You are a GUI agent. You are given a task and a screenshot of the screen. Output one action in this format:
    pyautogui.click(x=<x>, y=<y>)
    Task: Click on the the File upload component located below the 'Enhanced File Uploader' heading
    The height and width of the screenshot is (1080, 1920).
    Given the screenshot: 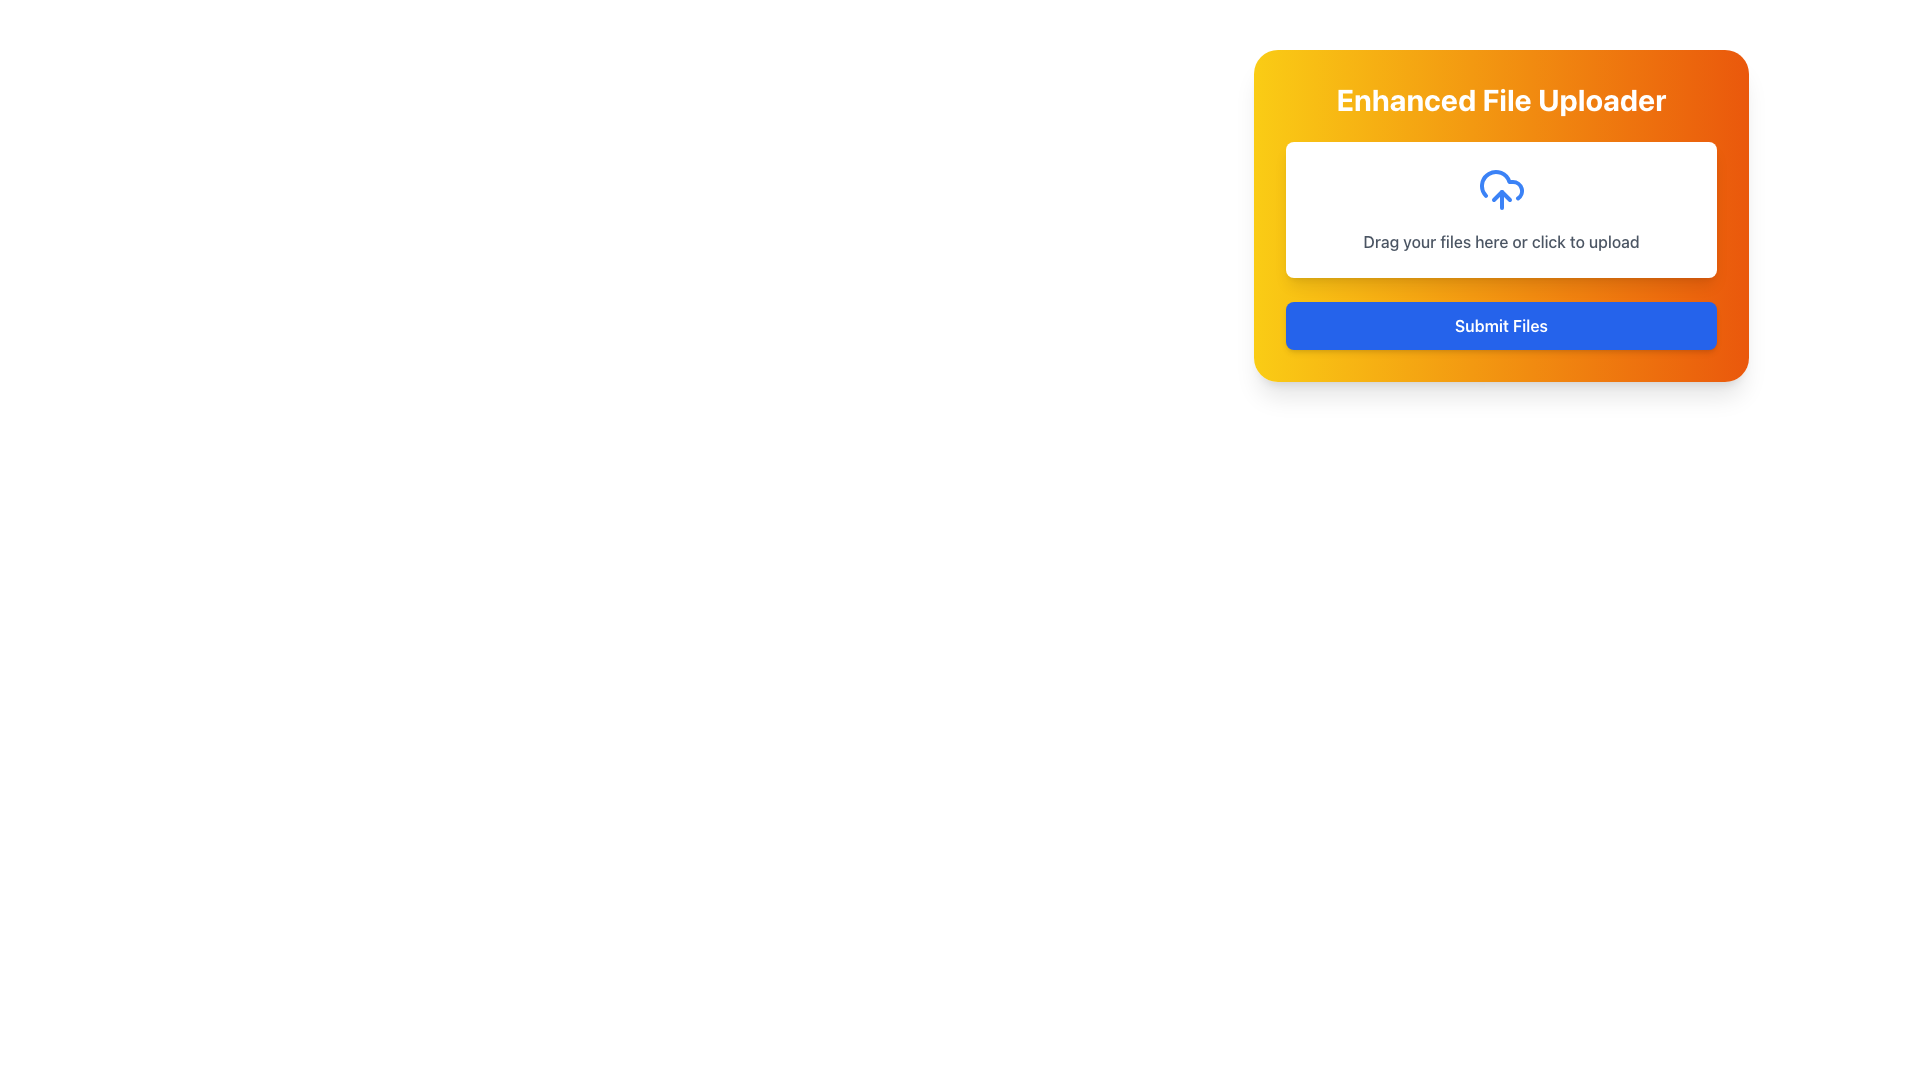 What is the action you would take?
    pyautogui.click(x=1501, y=209)
    